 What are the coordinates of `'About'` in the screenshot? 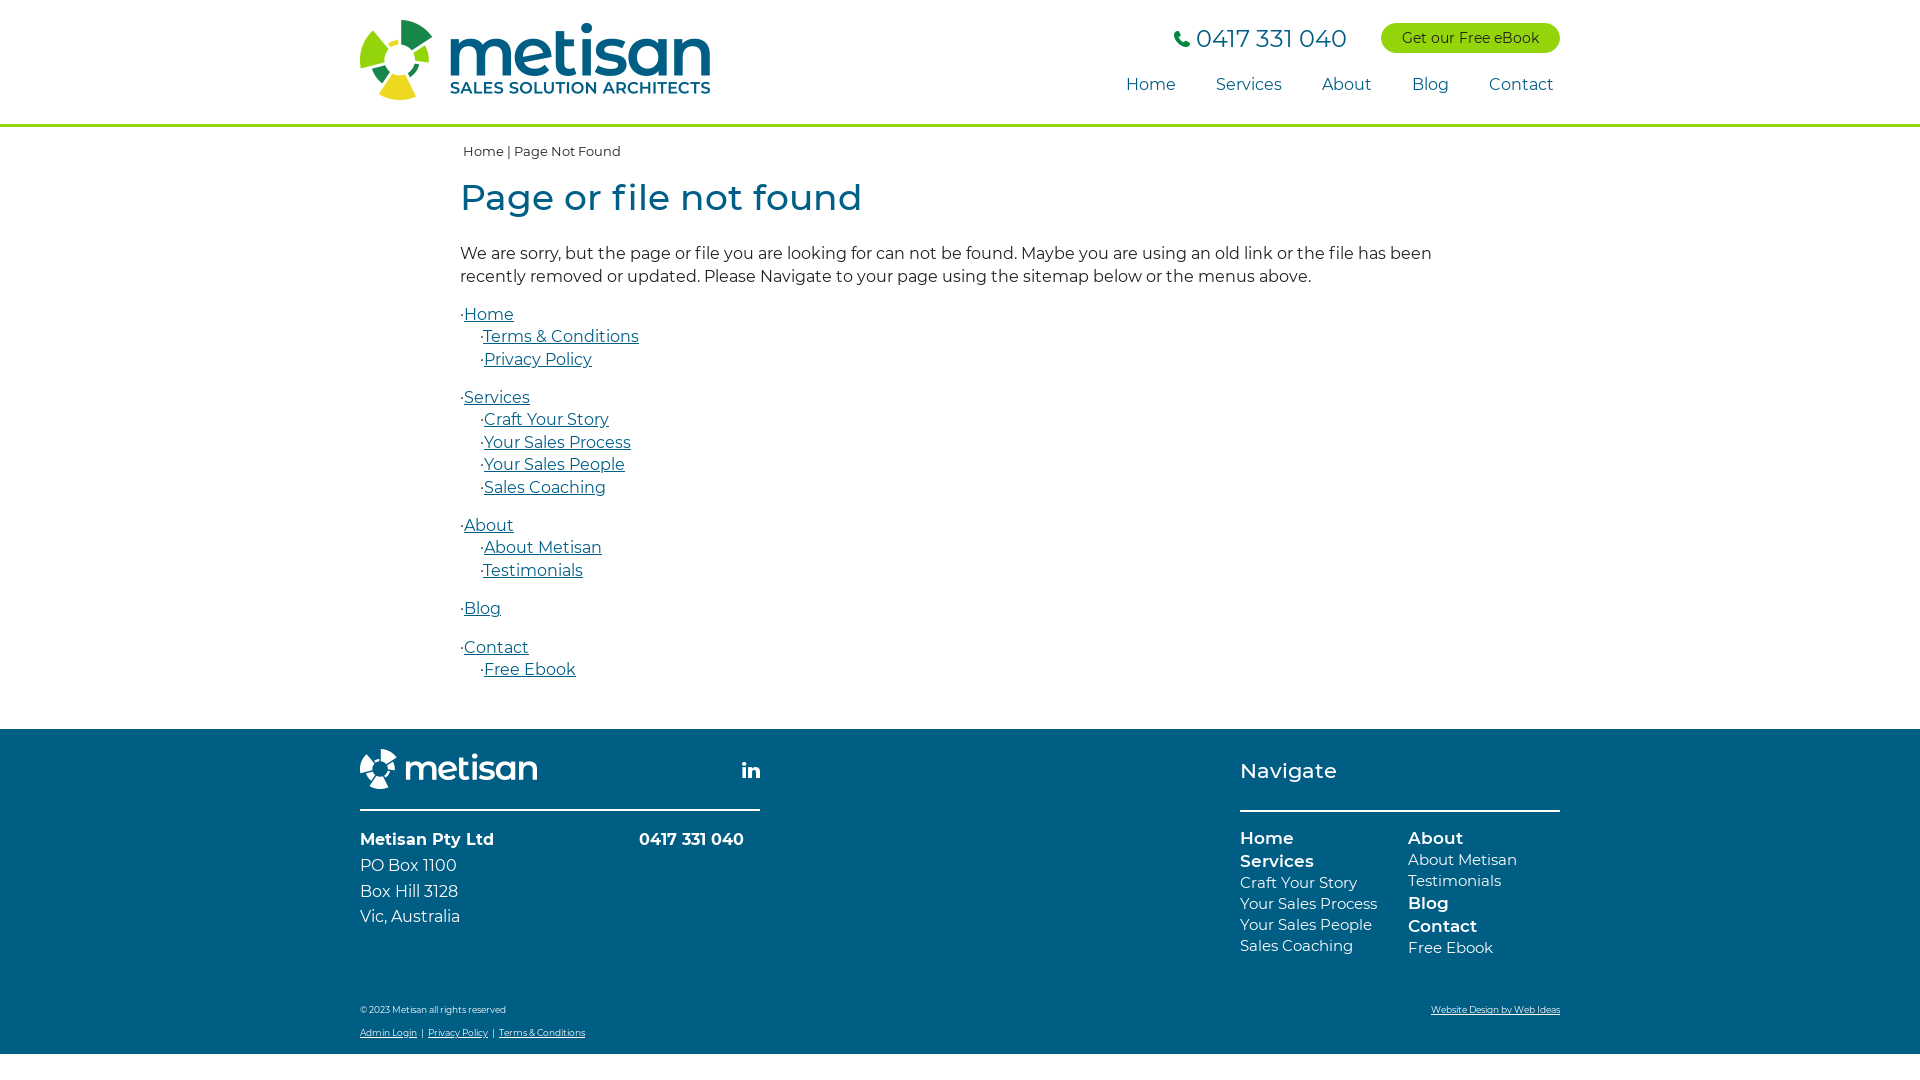 It's located at (1434, 837).